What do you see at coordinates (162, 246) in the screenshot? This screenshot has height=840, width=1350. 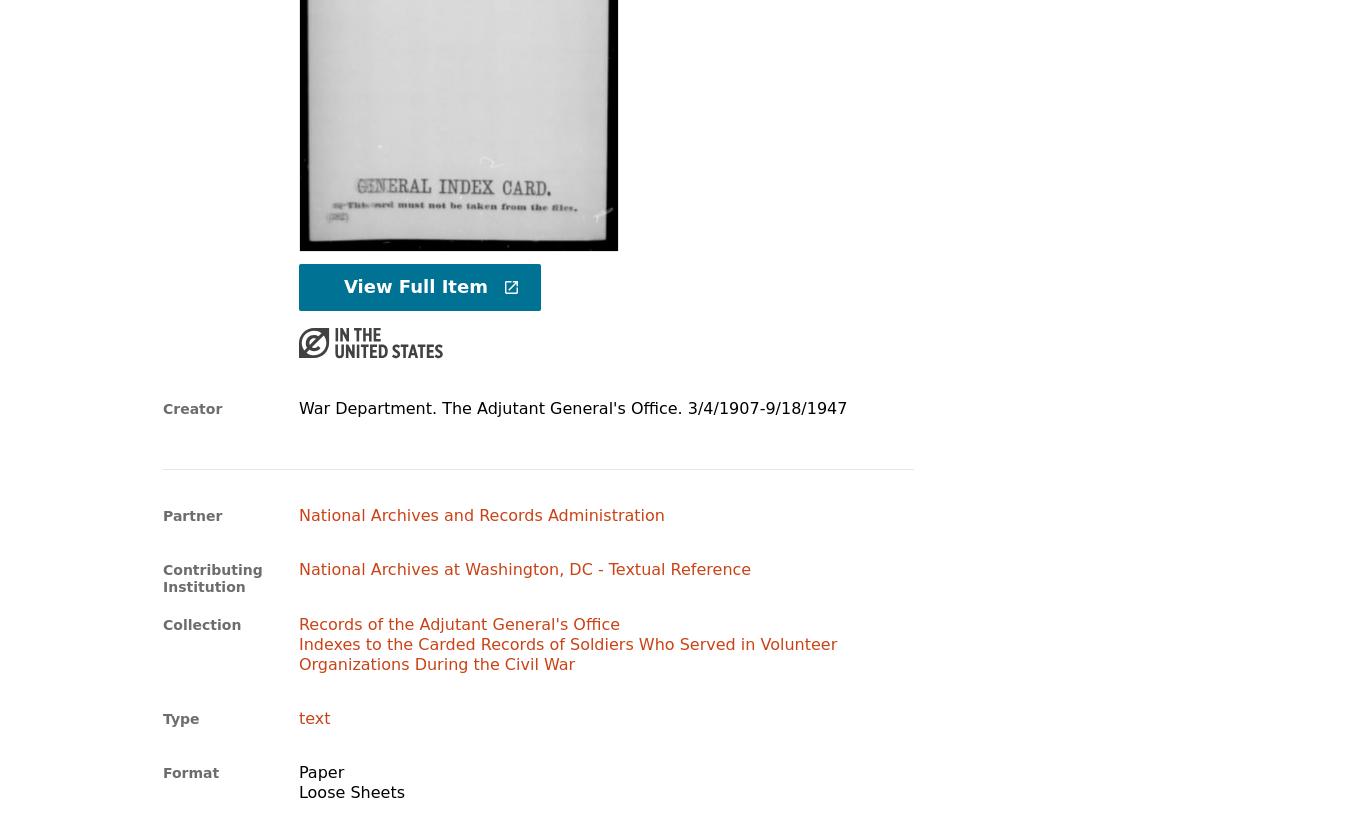 I see `'Image'` at bounding box center [162, 246].